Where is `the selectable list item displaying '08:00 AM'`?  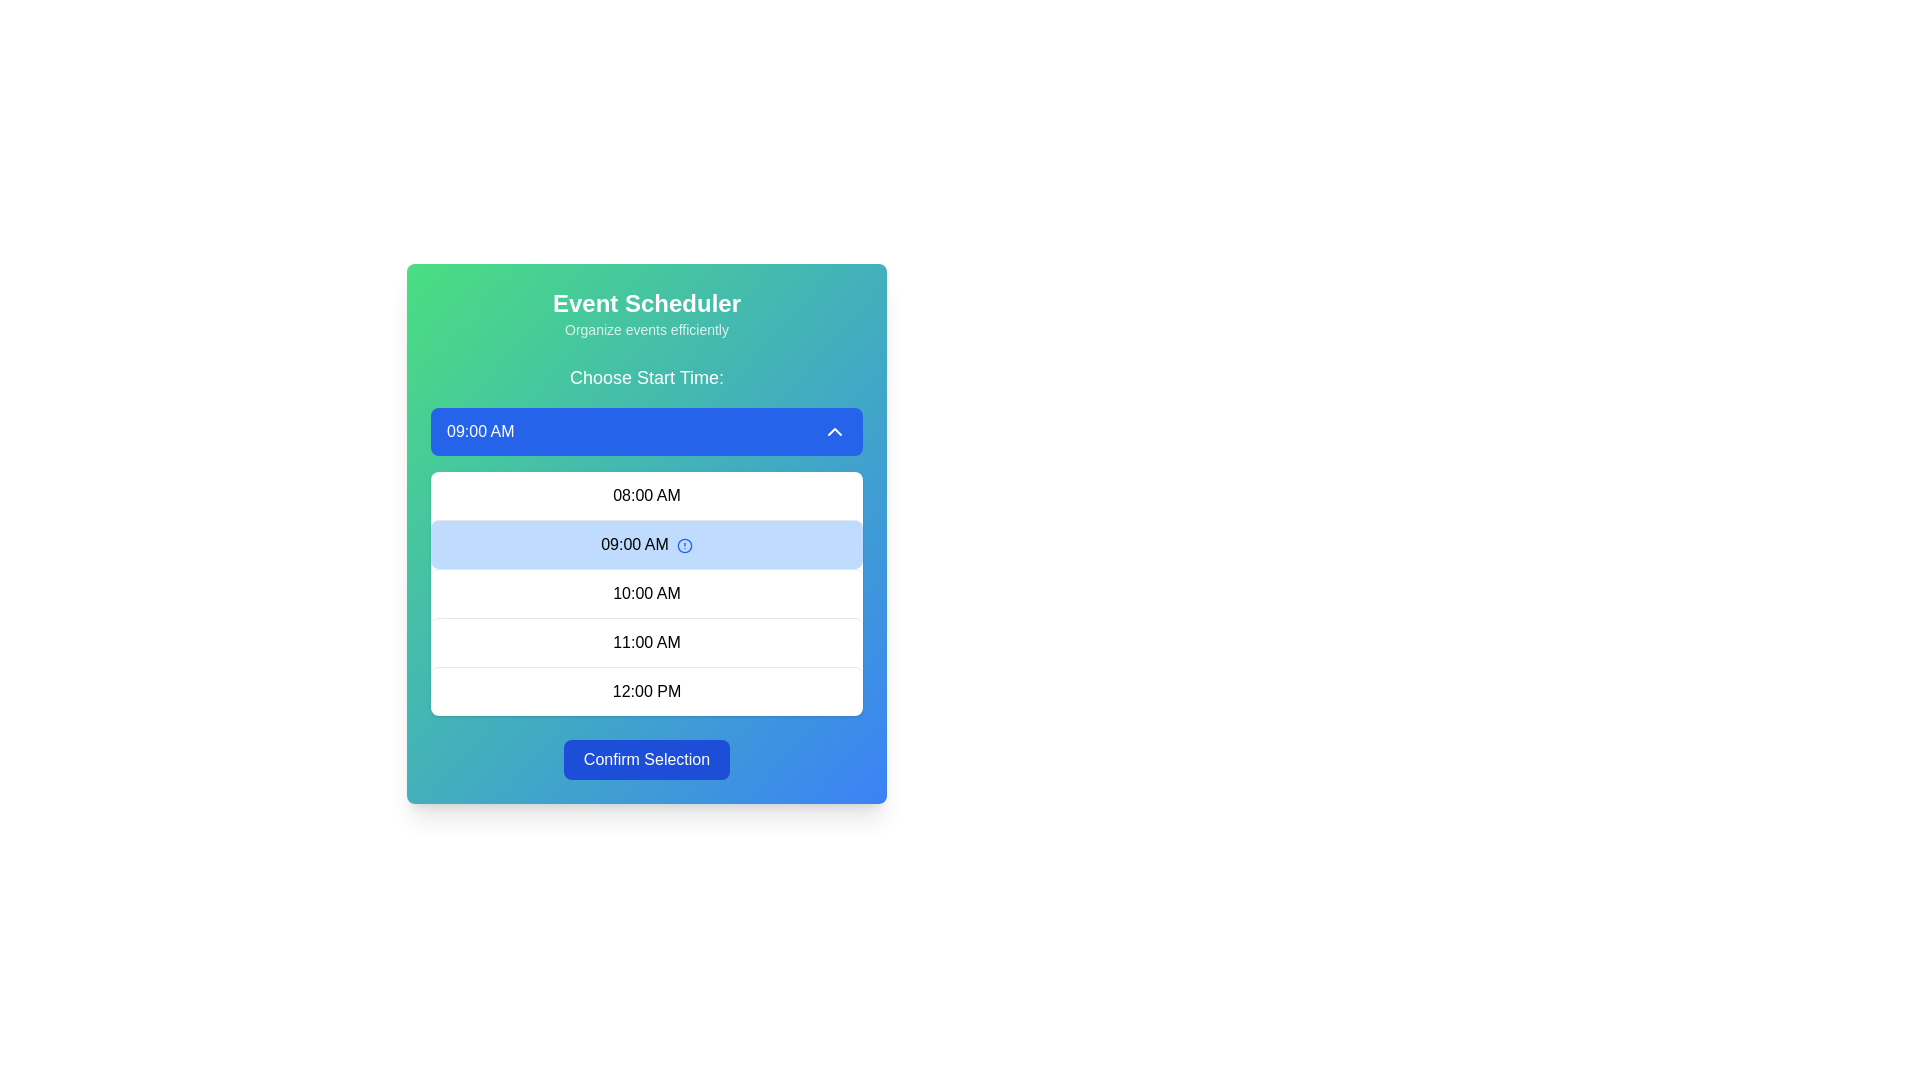 the selectable list item displaying '08:00 AM' is located at coordinates (647, 495).